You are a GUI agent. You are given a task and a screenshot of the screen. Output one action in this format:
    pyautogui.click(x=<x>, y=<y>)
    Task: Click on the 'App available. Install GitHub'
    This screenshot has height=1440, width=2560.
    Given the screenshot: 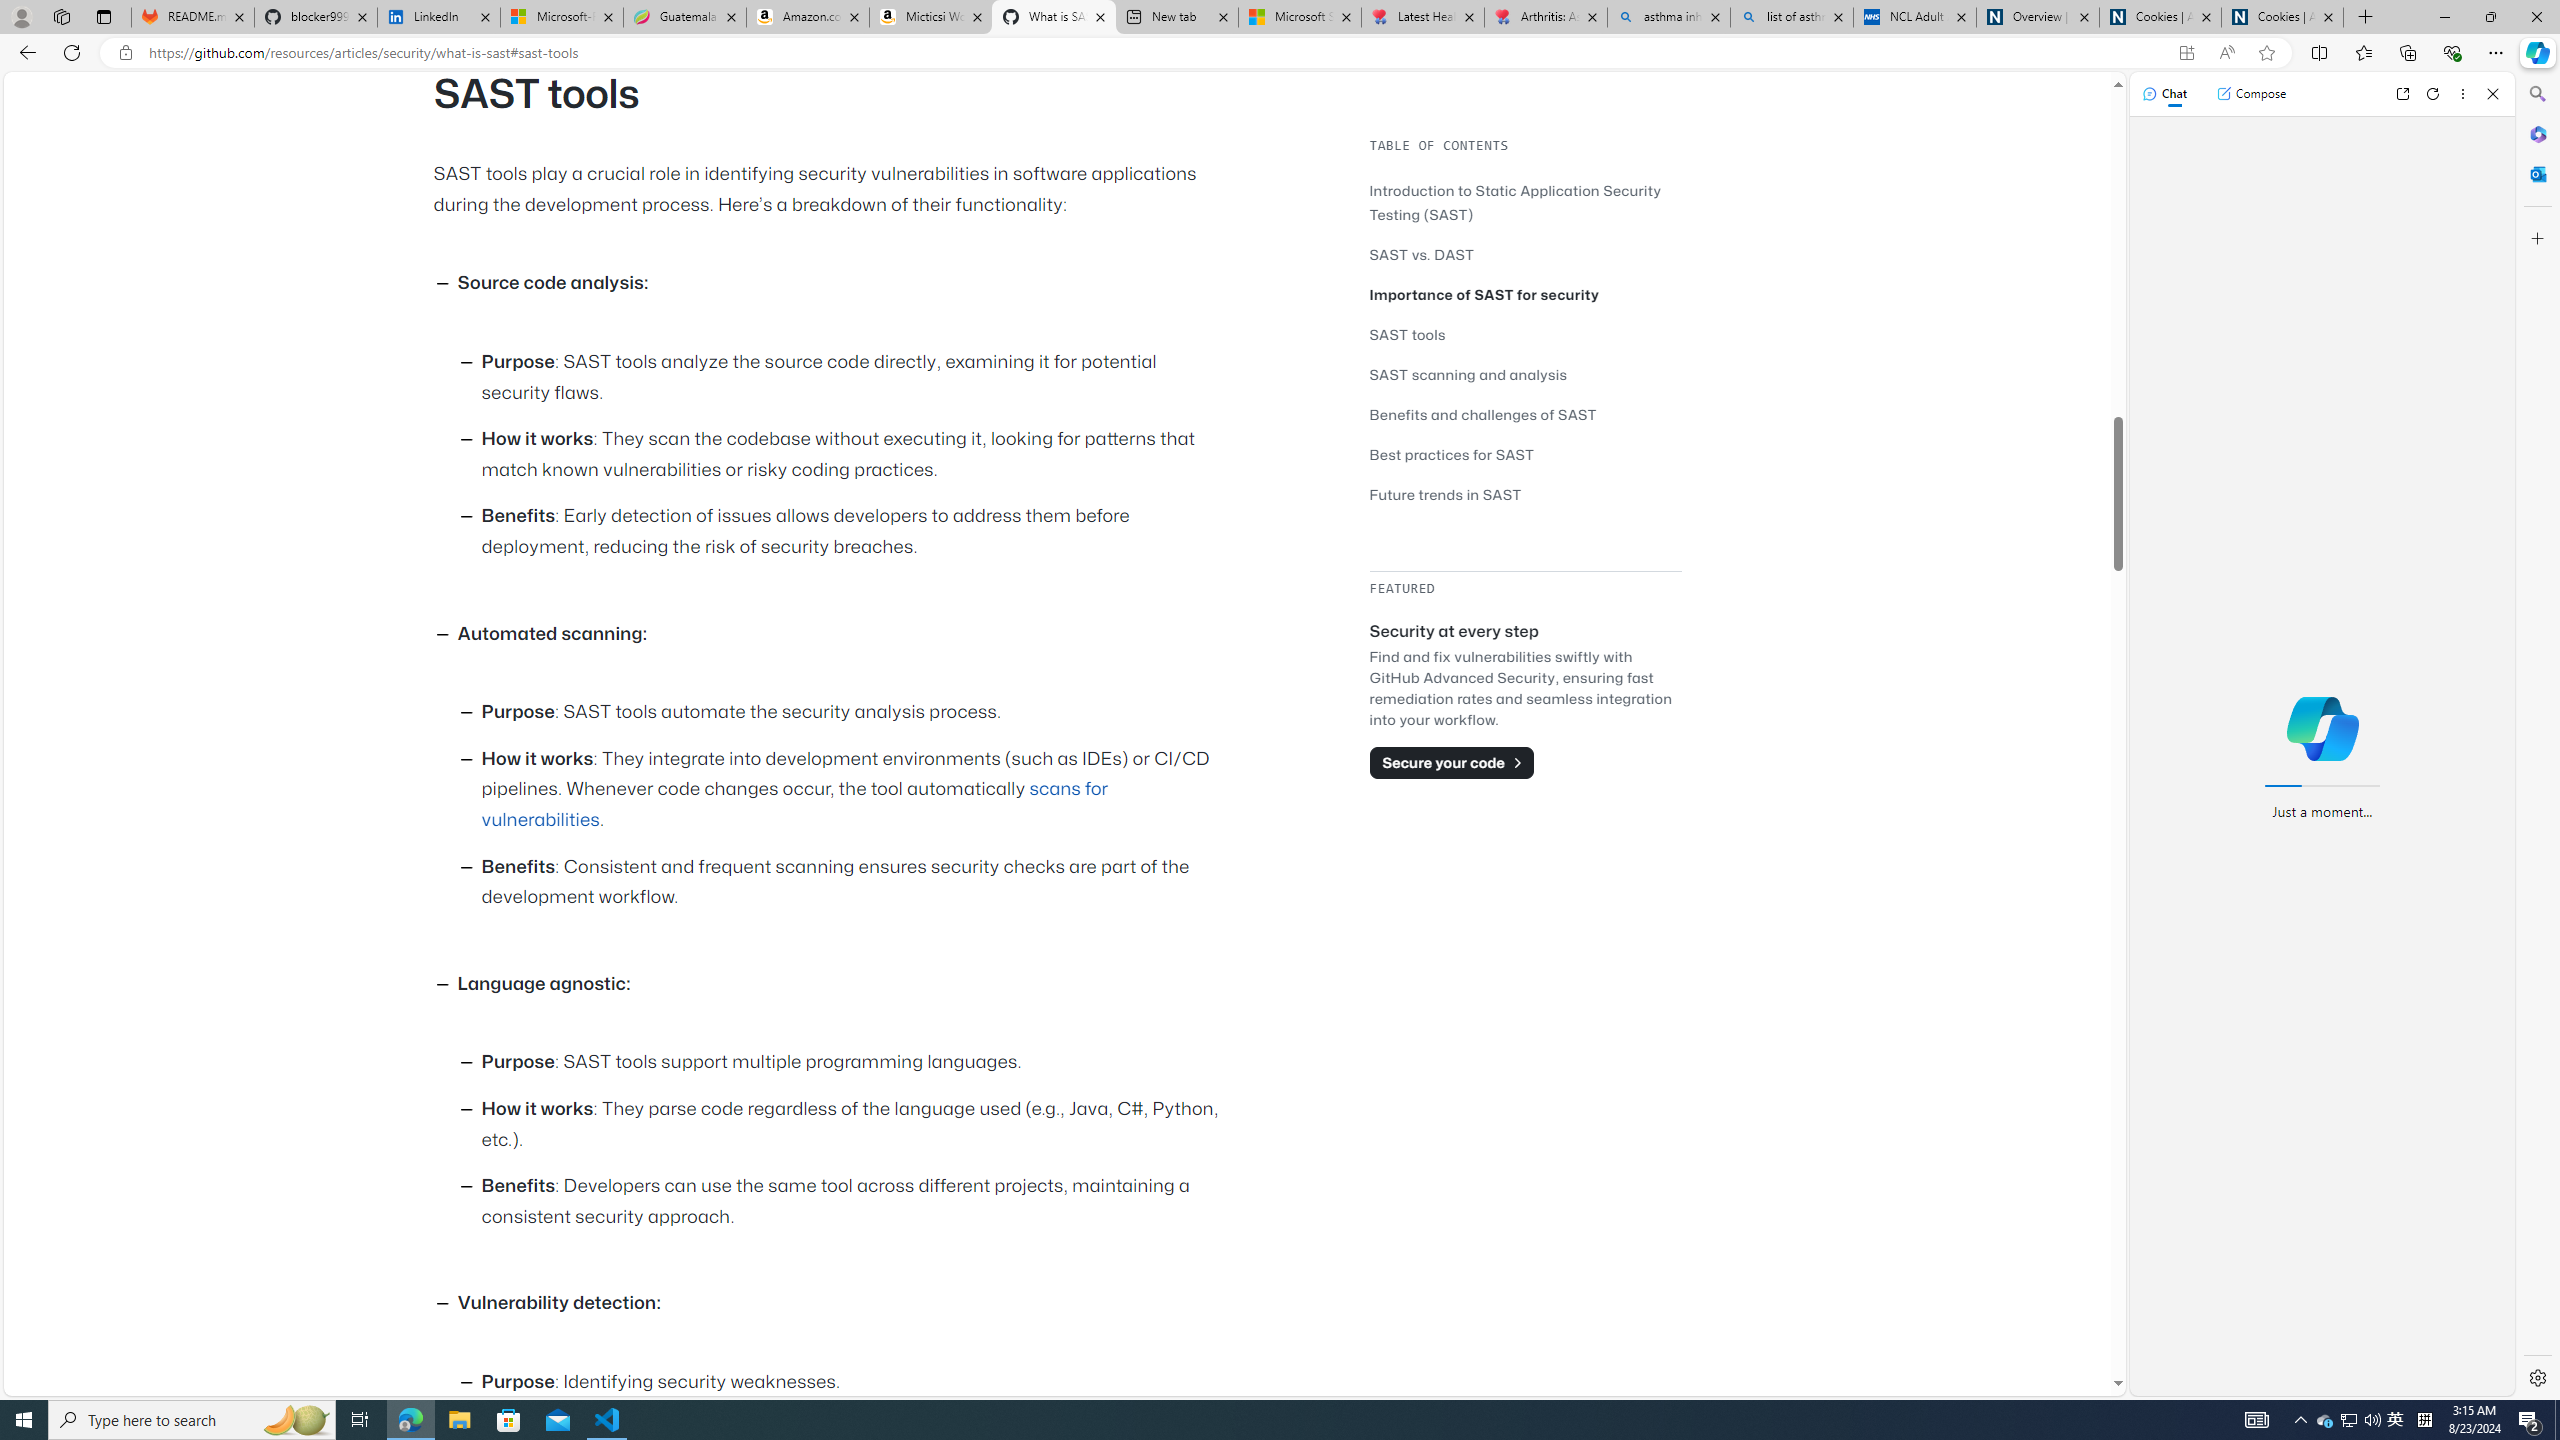 What is the action you would take?
    pyautogui.click(x=2185, y=53)
    